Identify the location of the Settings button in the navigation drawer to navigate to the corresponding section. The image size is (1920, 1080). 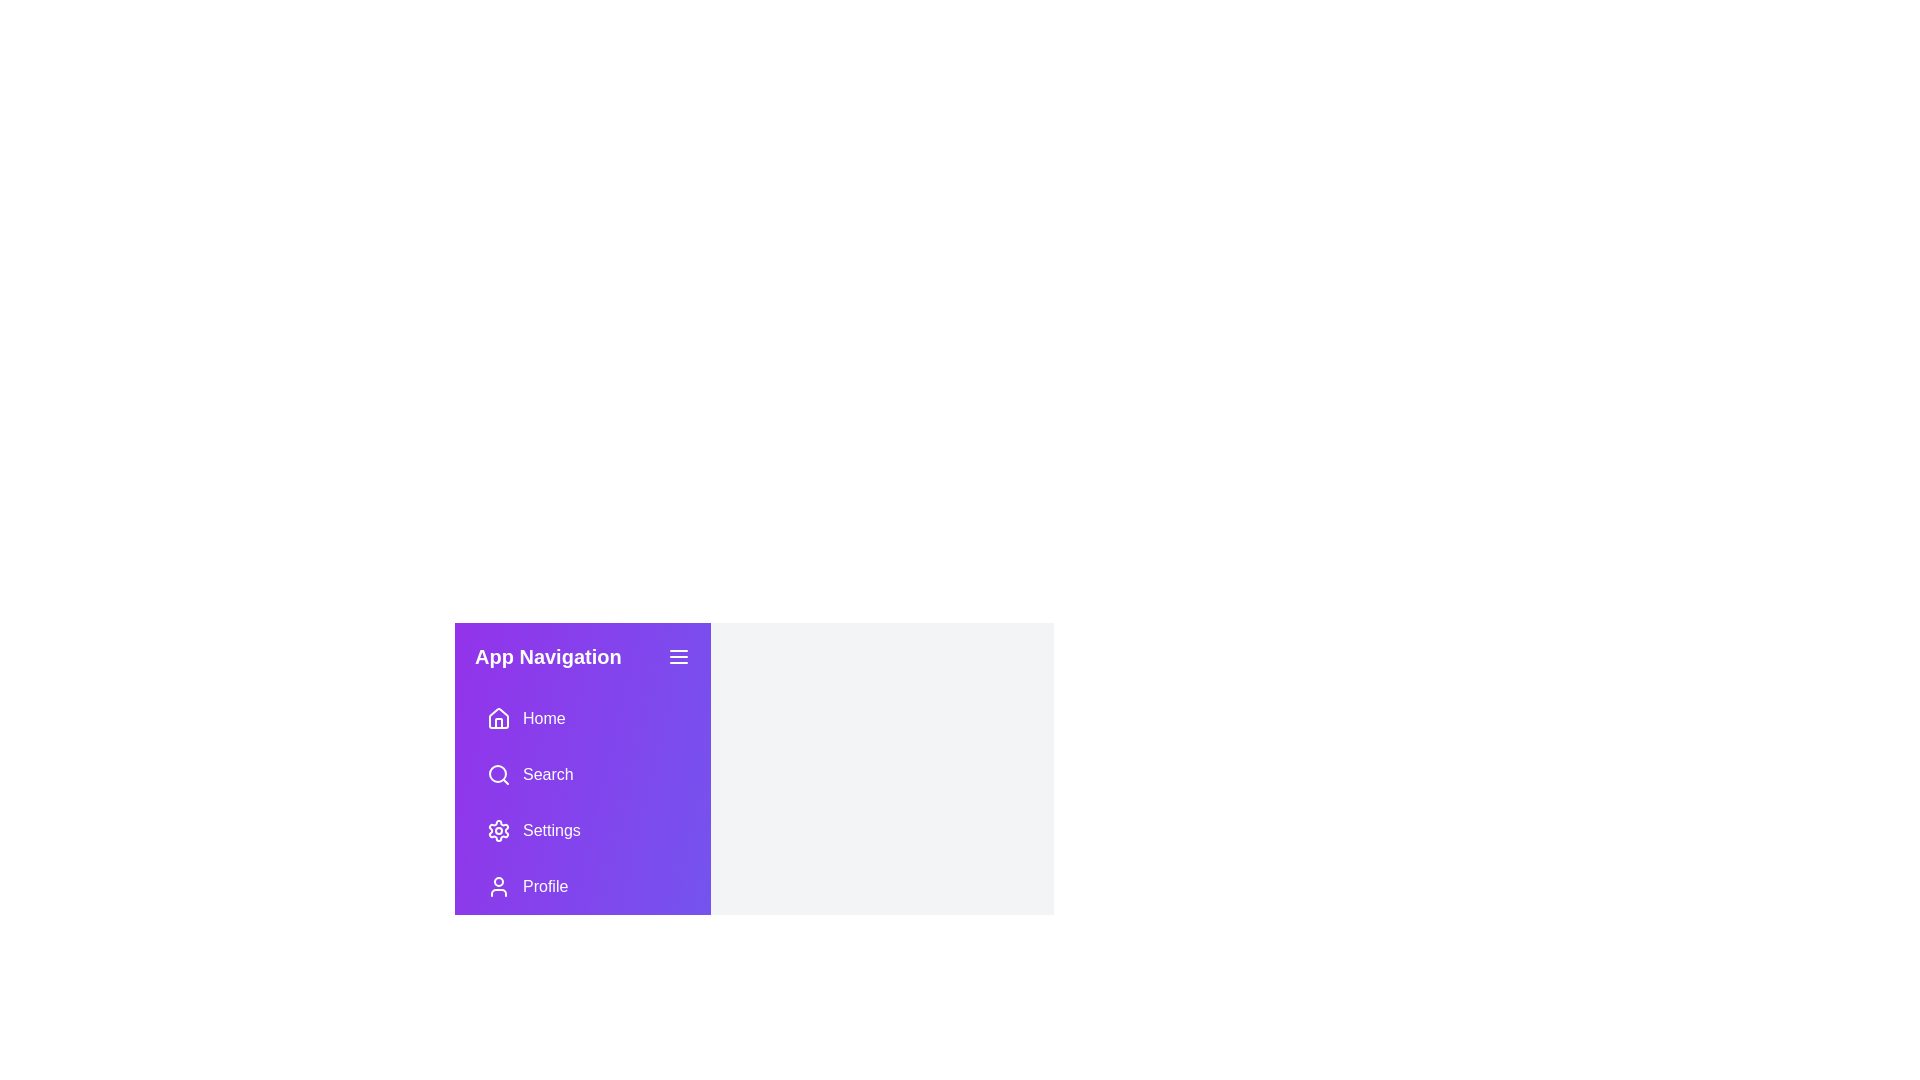
(581, 830).